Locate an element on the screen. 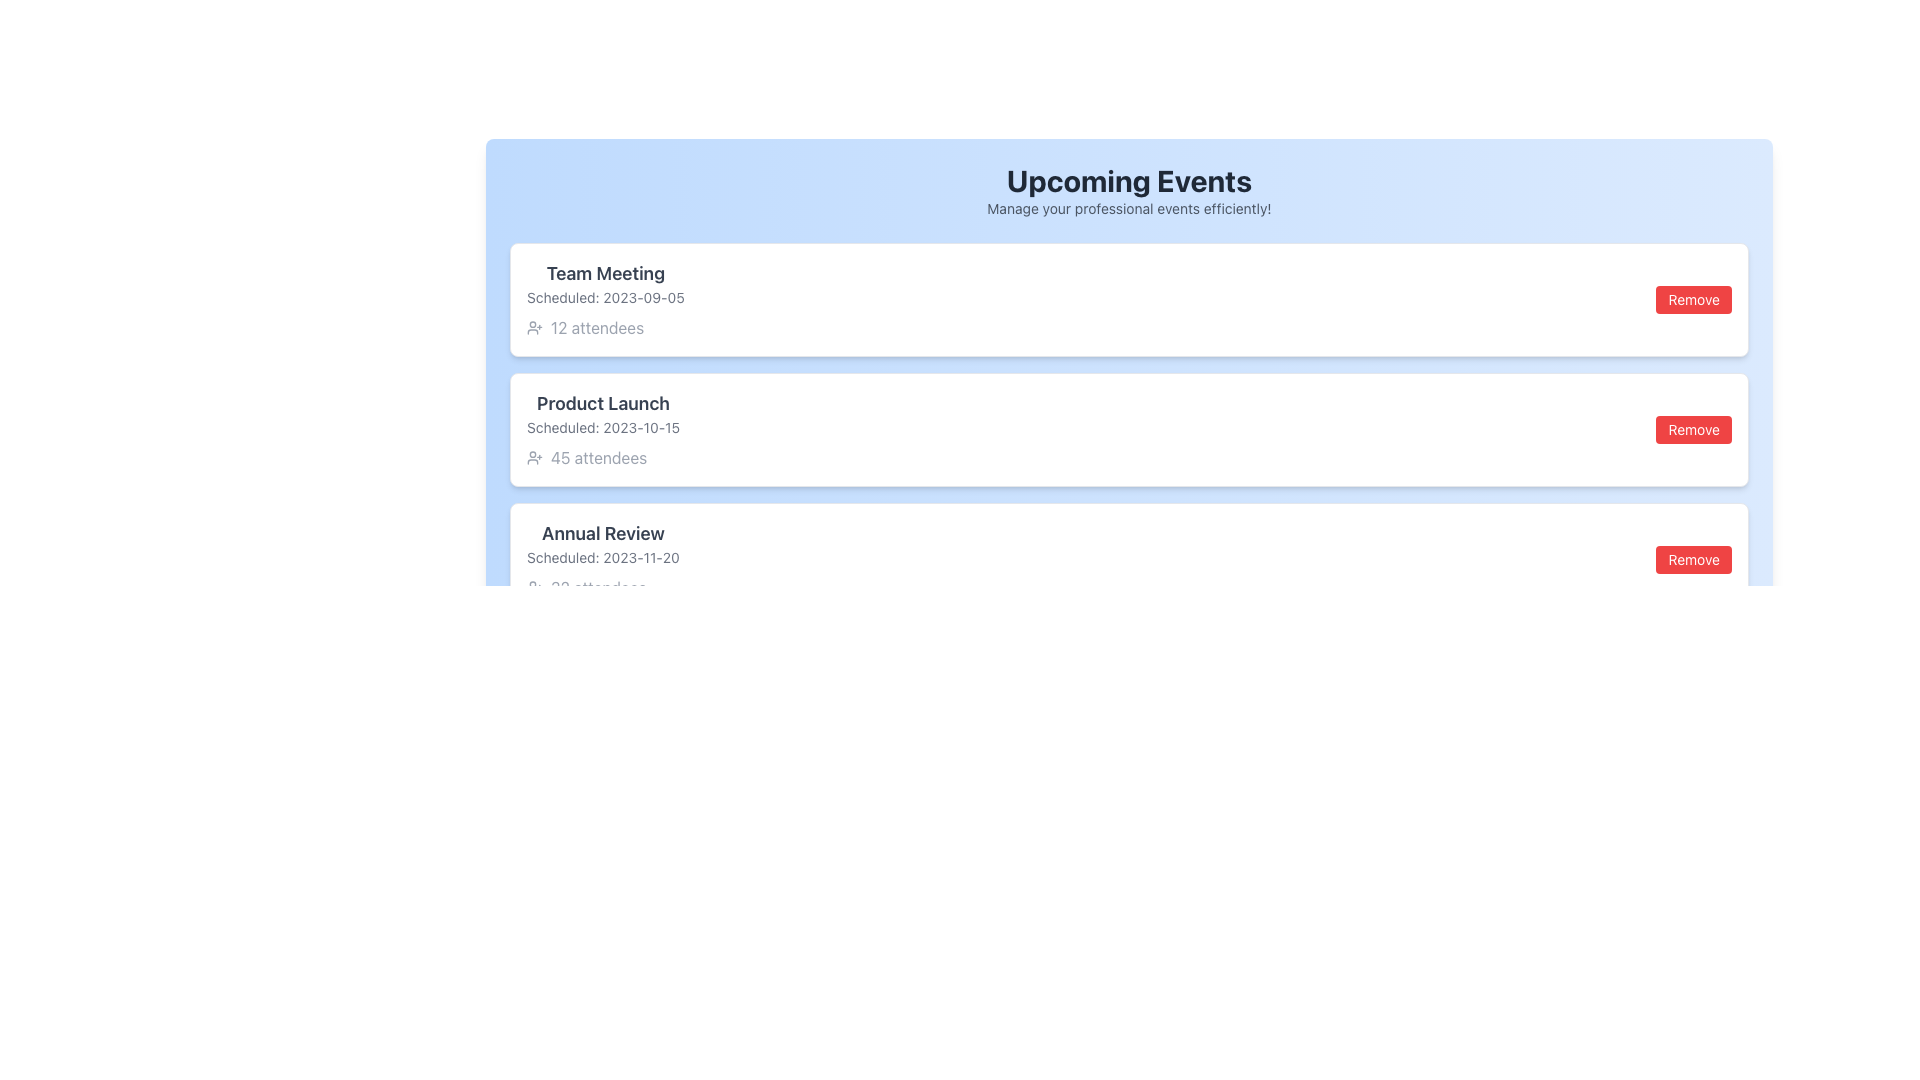 The width and height of the screenshot is (1920, 1080). the 'Remove' button with a red background located at the far right end of the 'Product Launch' list item is located at coordinates (1693, 428).